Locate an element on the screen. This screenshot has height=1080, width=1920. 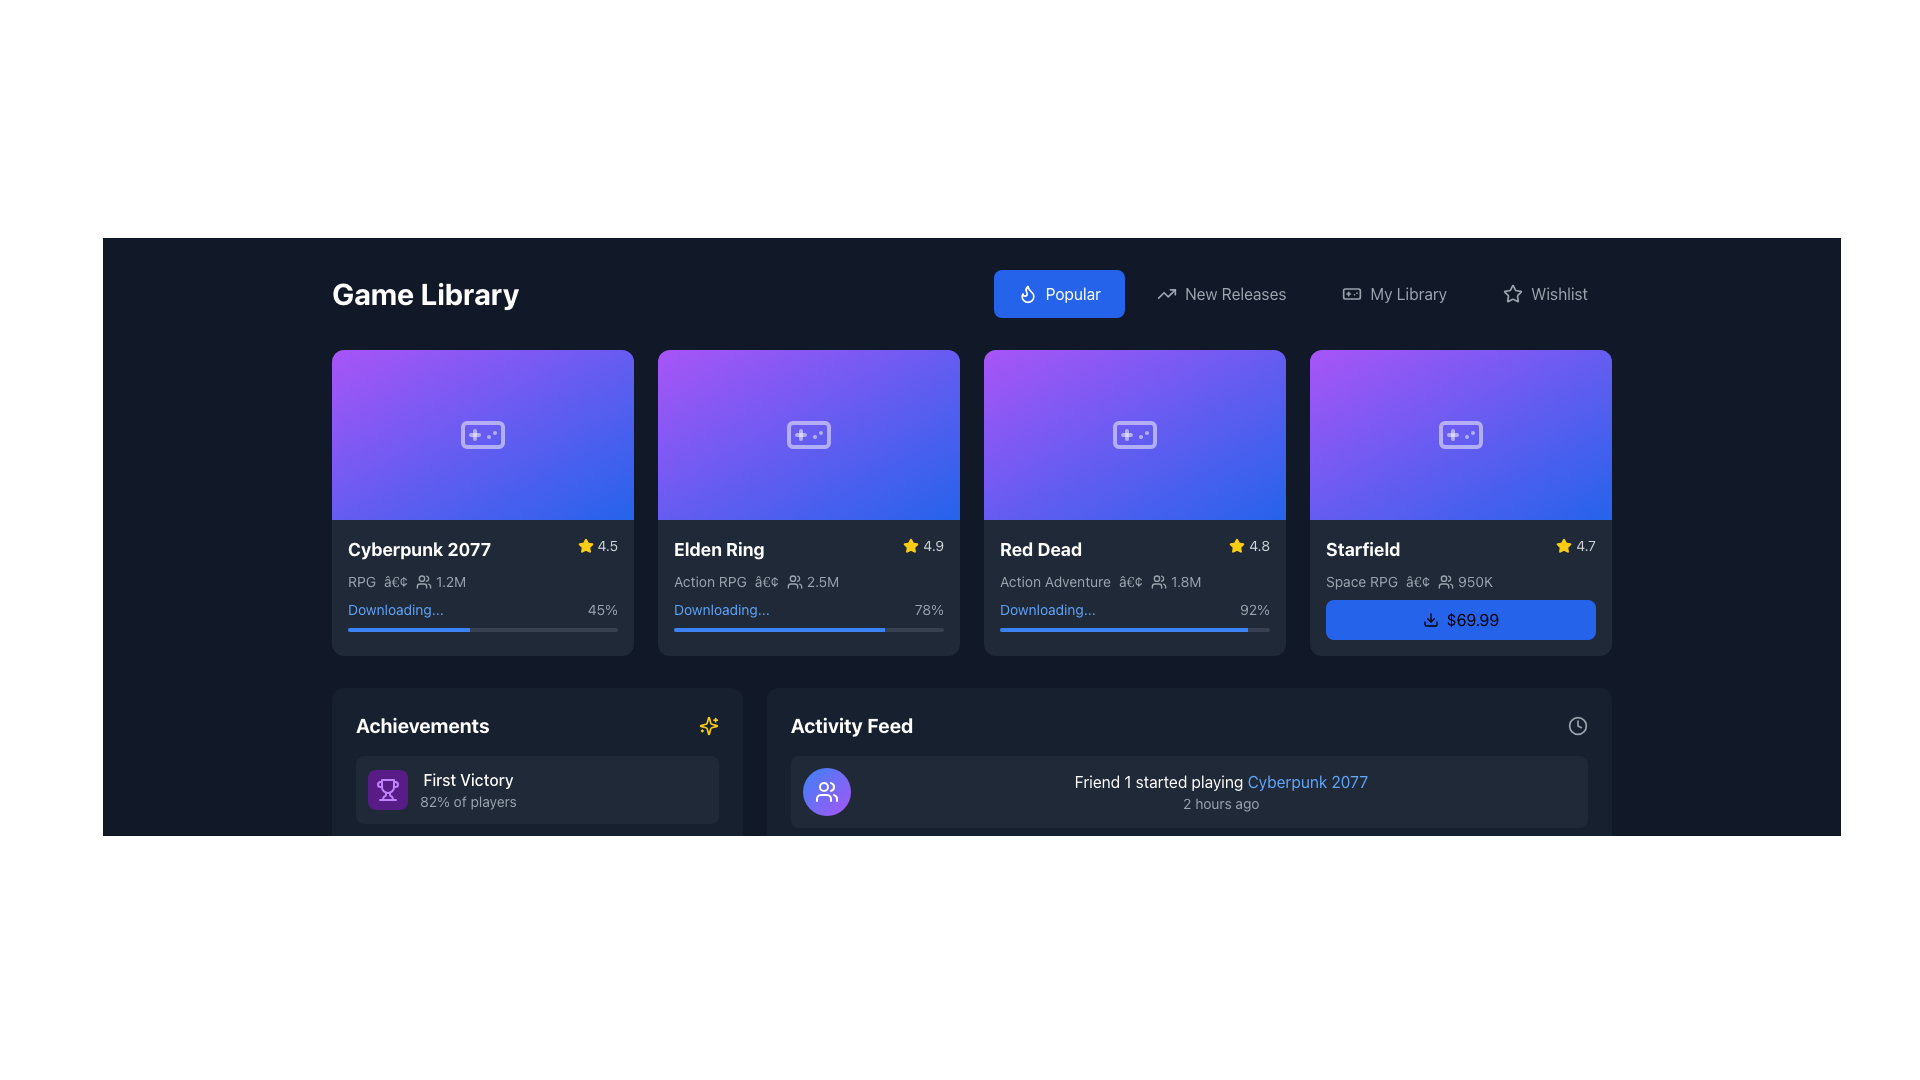
the download progress represented by the filled blue portion of the progress bar located beneath the 'Red Dead' game card in the 'Game Library' section, positioned between the text 'Downloading...' and the percentage '92% is located at coordinates (1124, 628).